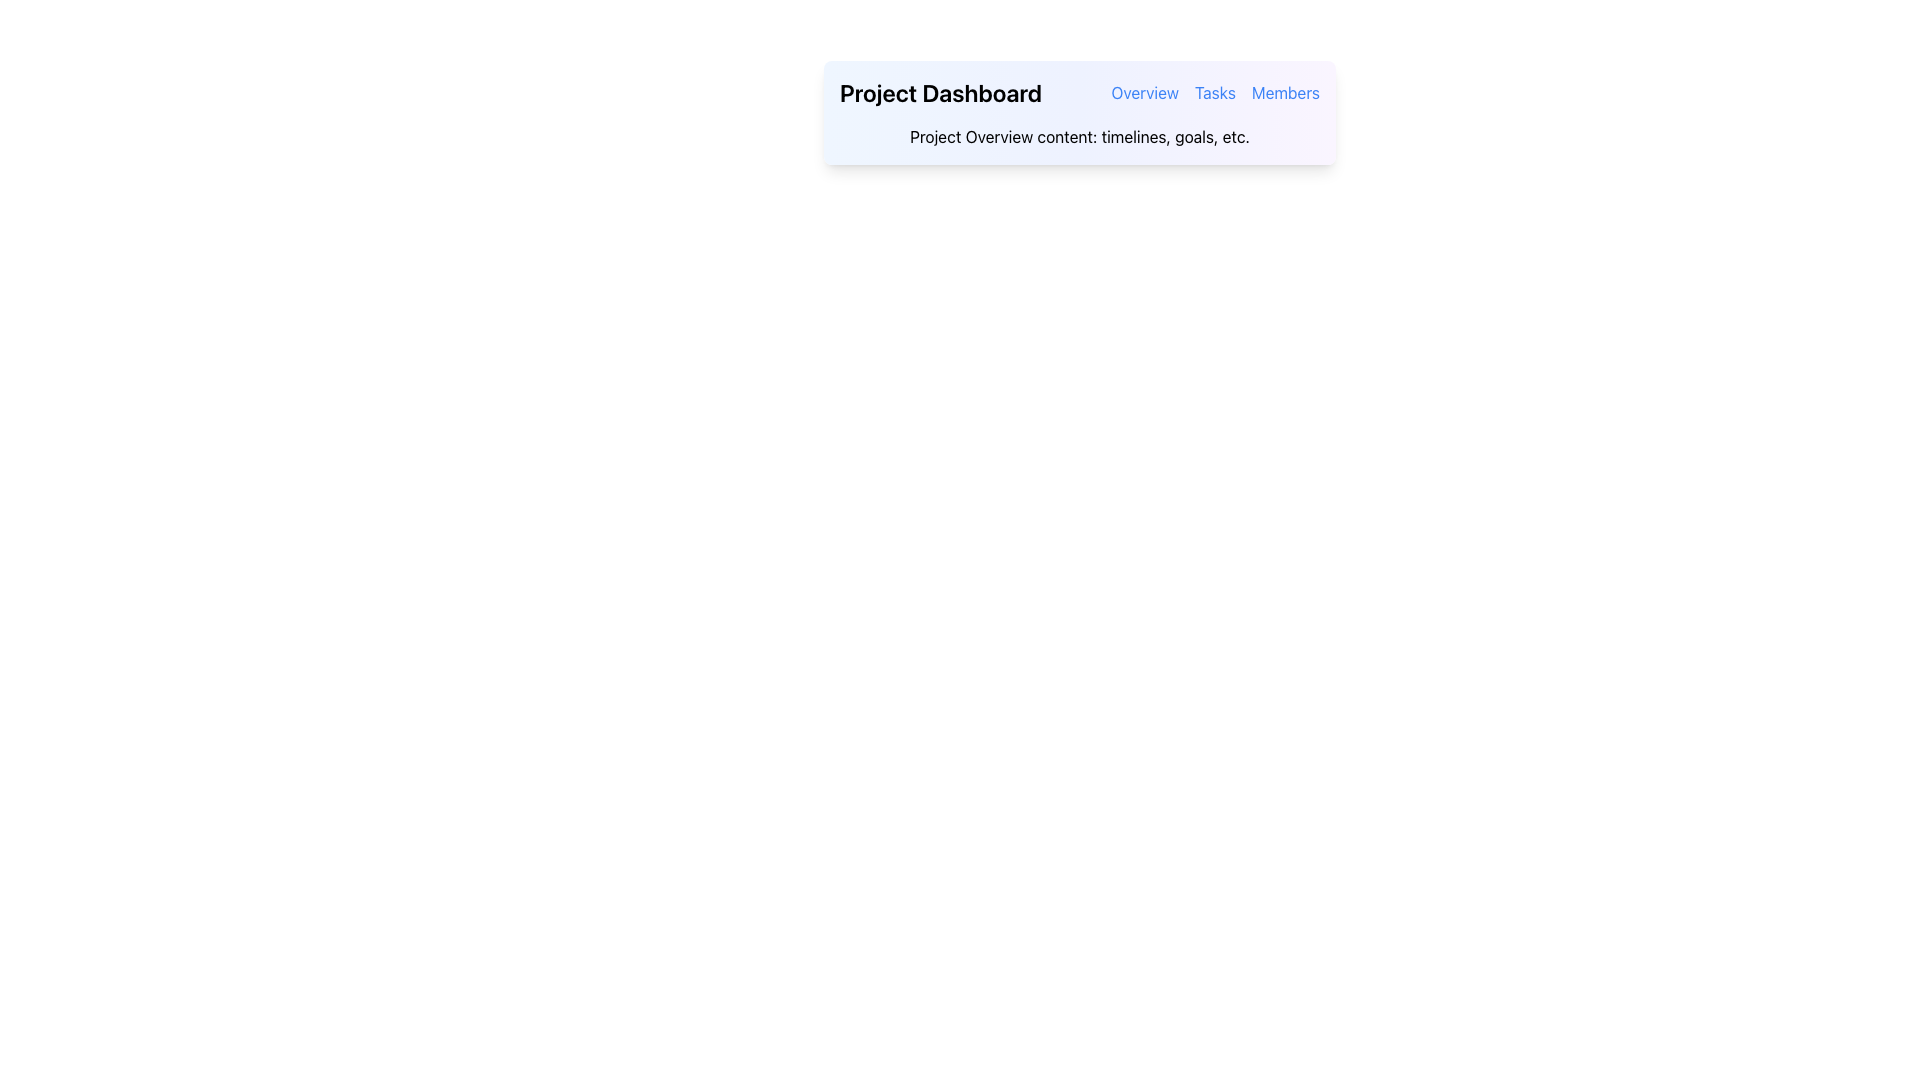  I want to click on the title text 'Project Dashboard', which is styled in bold and larger font, located at the top-left part of the display within the header section, so click(939, 92).